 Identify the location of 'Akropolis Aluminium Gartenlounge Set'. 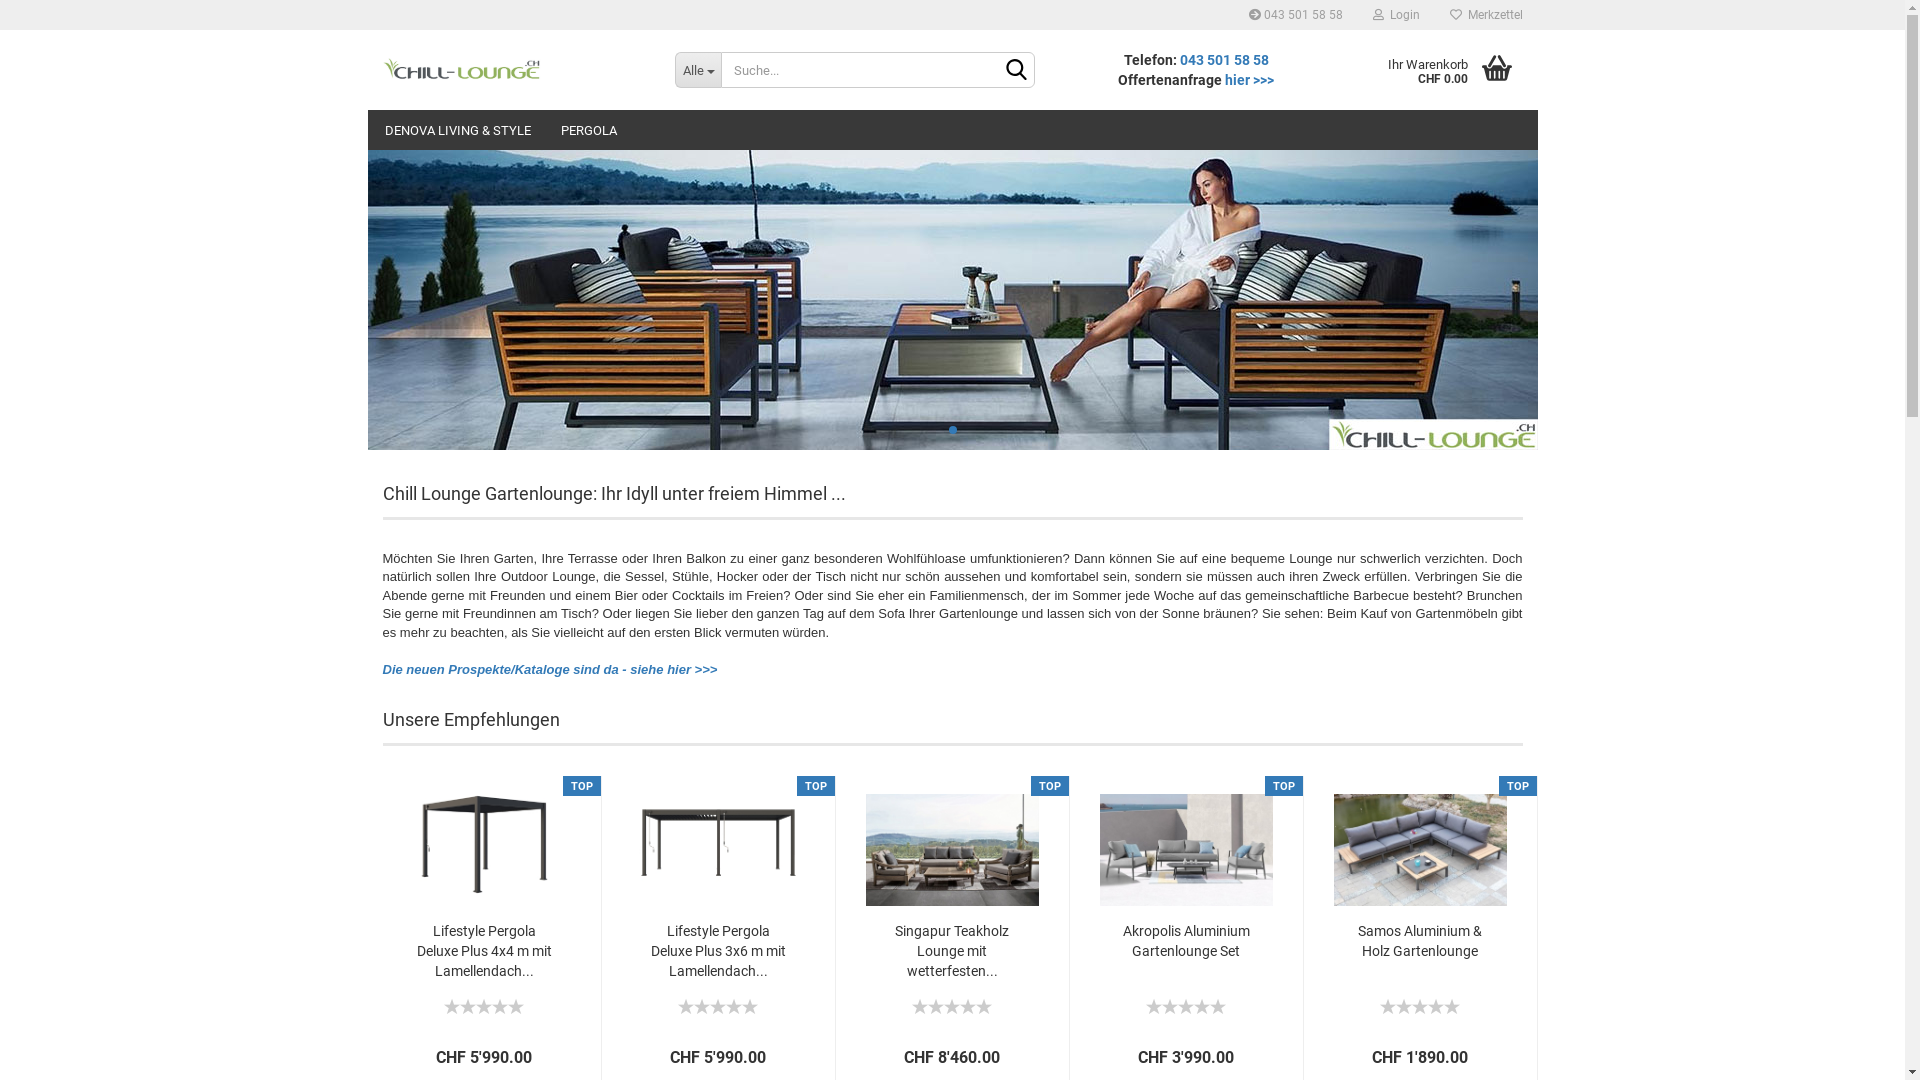
(1112, 941).